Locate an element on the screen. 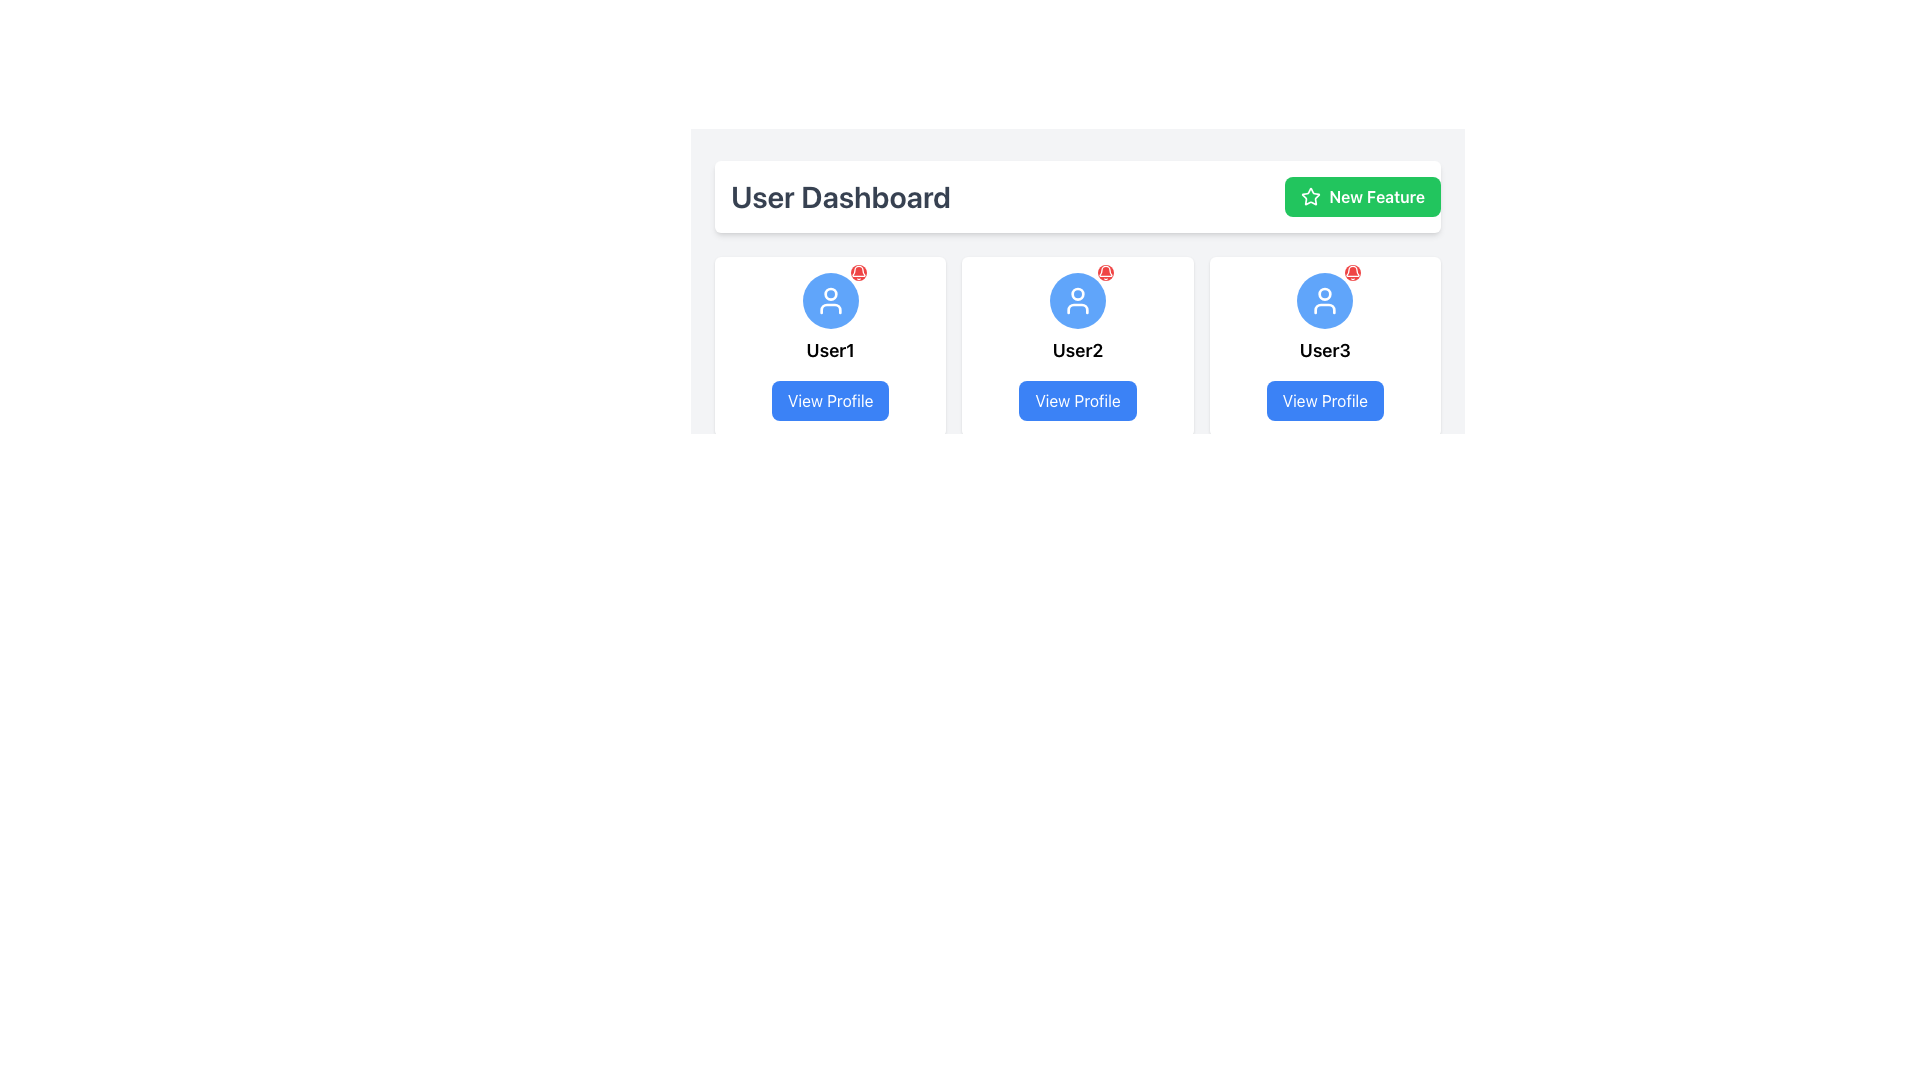 This screenshot has height=1080, width=1920. the first card in the grid layout under the 'User Dashboard' header is located at coordinates (830, 346).